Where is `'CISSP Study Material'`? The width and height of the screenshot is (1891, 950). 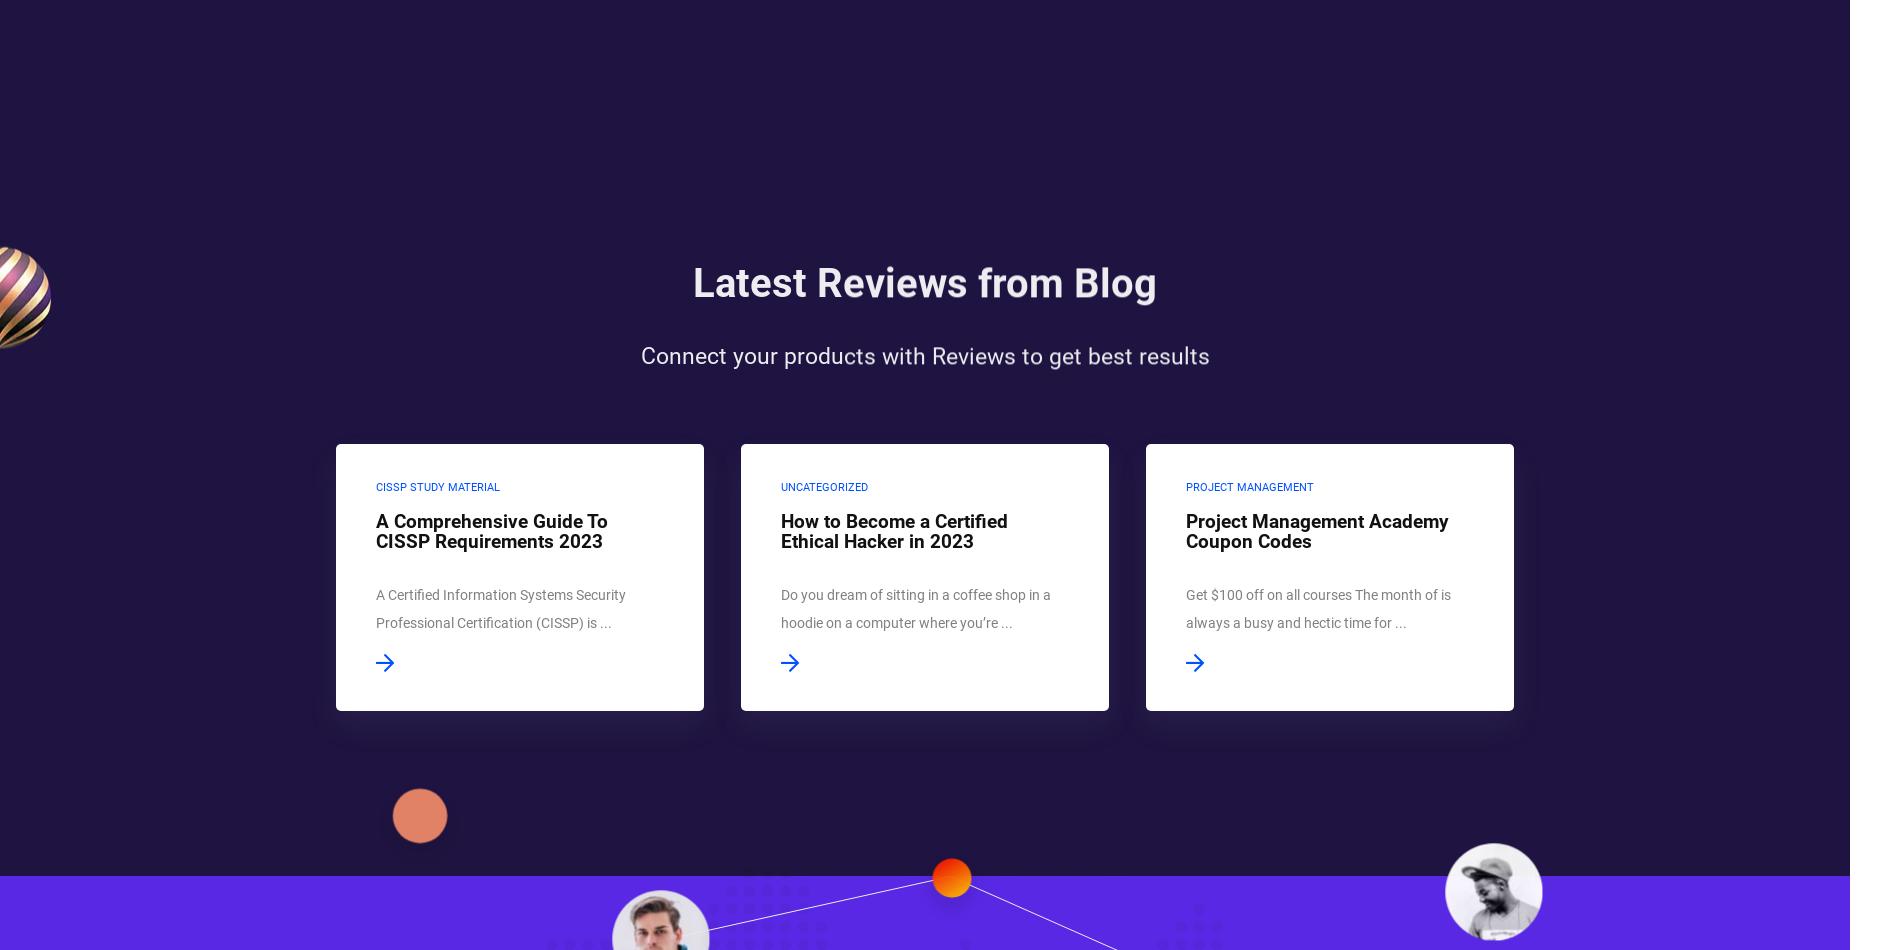
'CISSP Study Material' is located at coordinates (437, 487).